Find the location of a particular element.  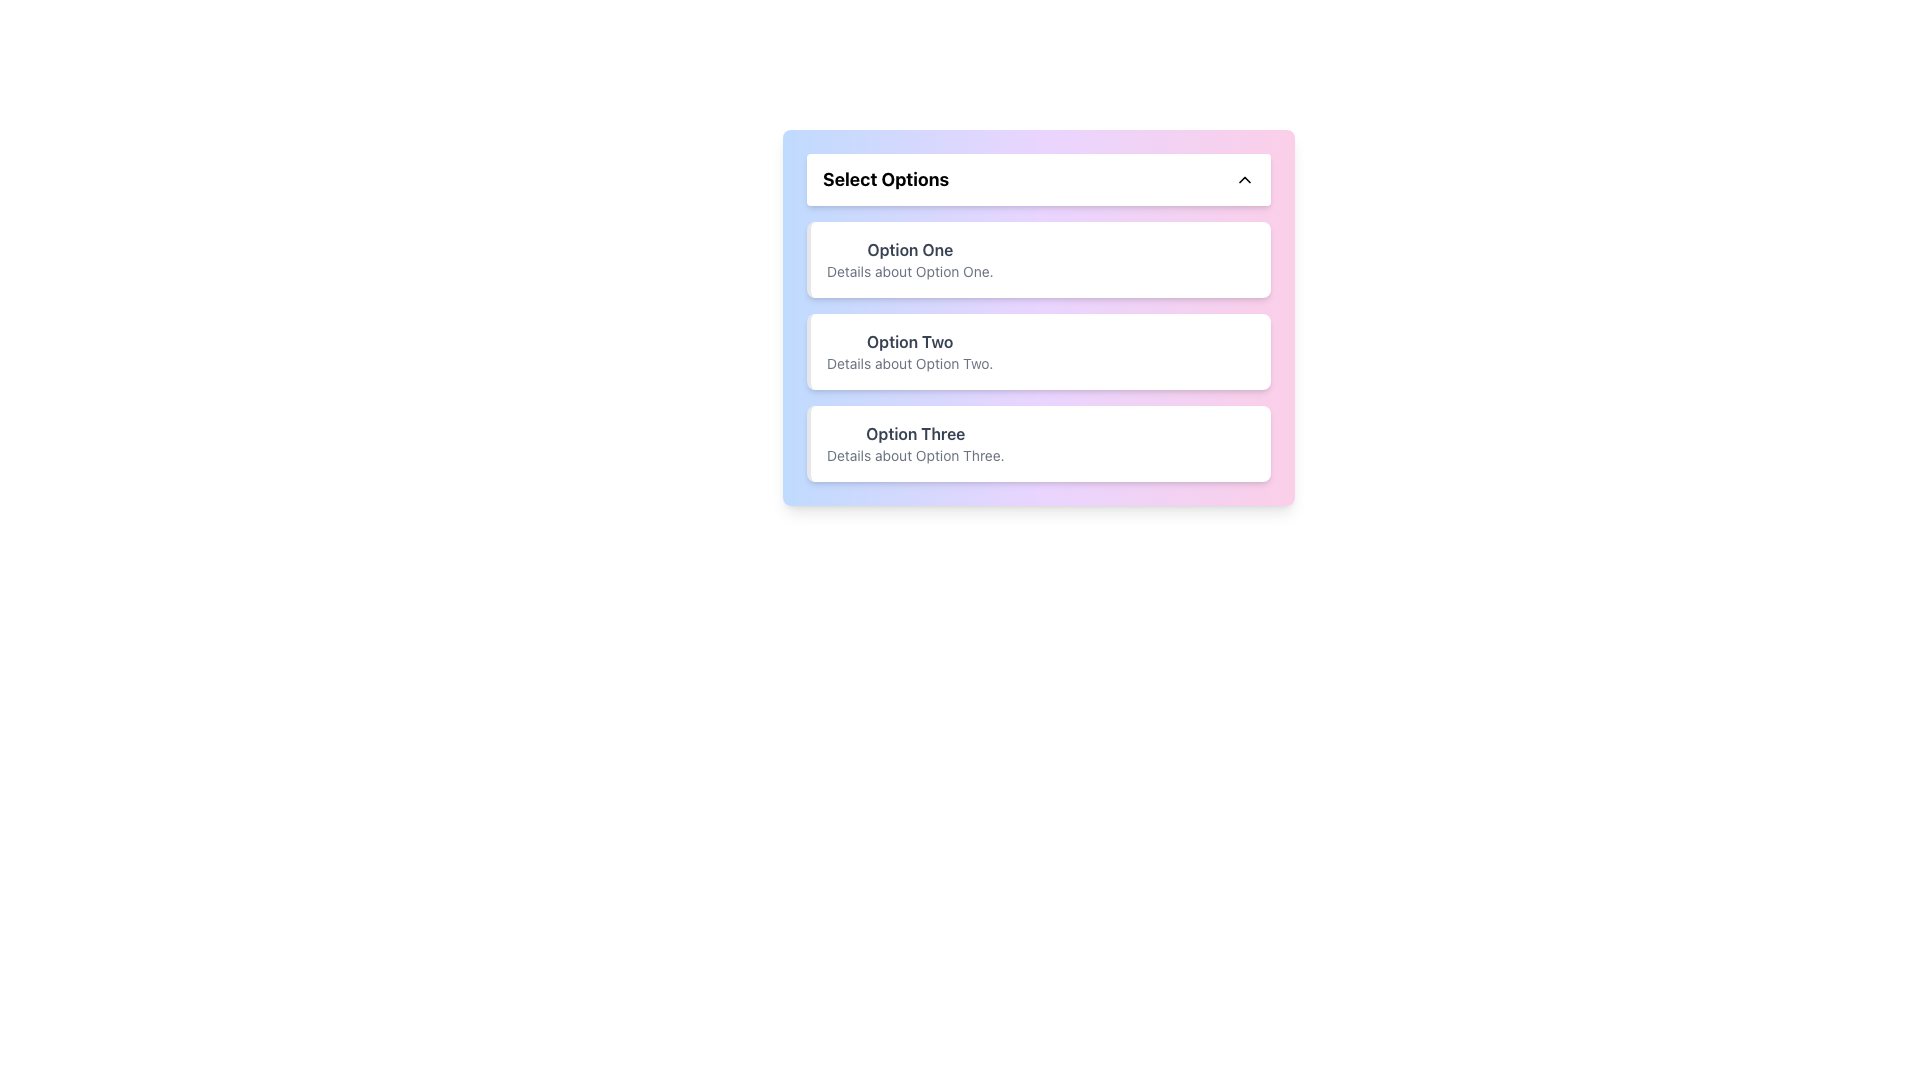

the first list item in the 'Select Options' dropdown menu that displays 'Option One' and its details is located at coordinates (909, 258).